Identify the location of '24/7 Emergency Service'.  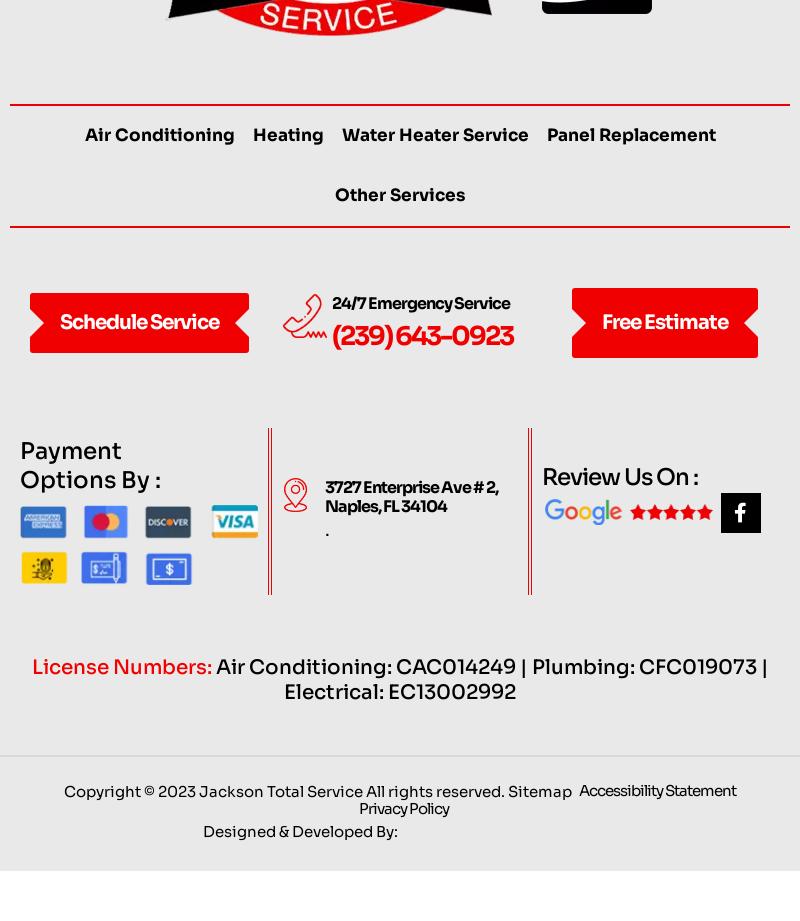
(420, 344).